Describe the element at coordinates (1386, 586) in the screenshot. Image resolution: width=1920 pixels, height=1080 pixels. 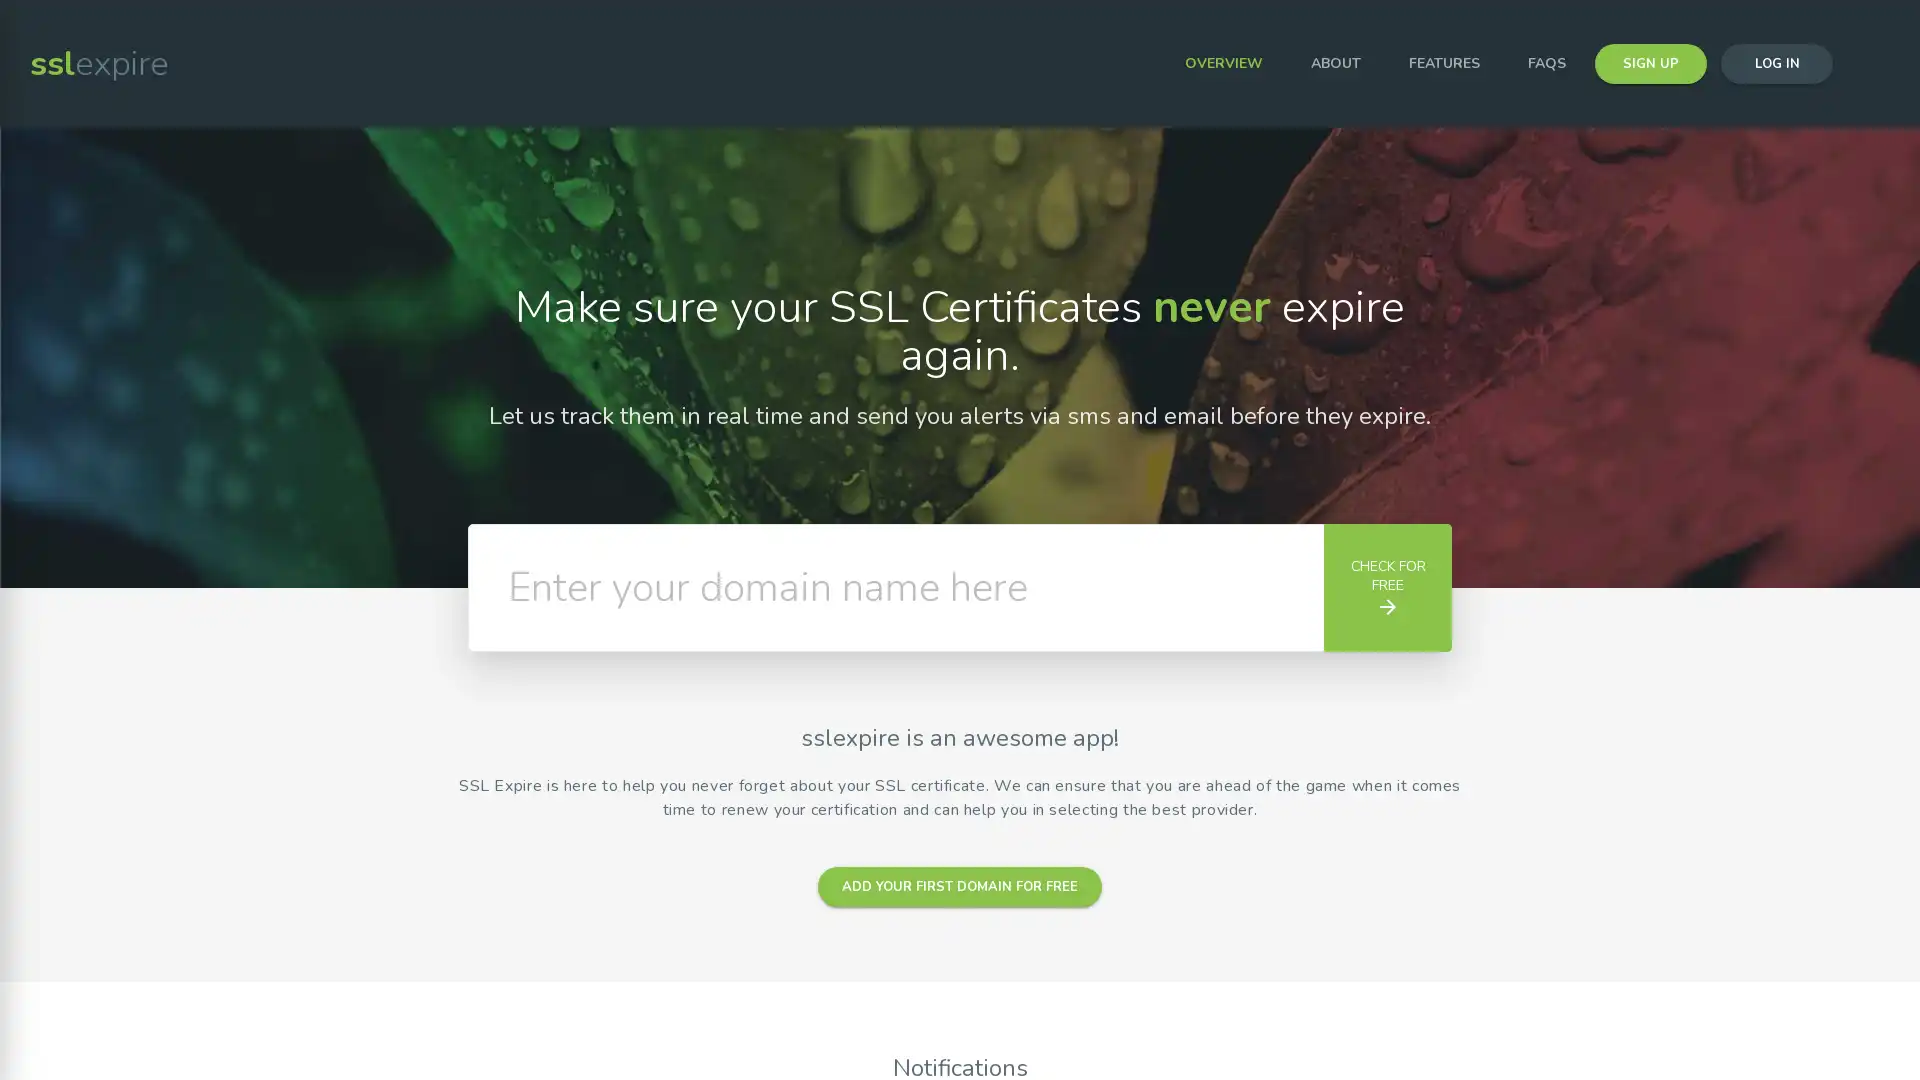
I see `CHECK FOR FREE arrow_forward` at that location.